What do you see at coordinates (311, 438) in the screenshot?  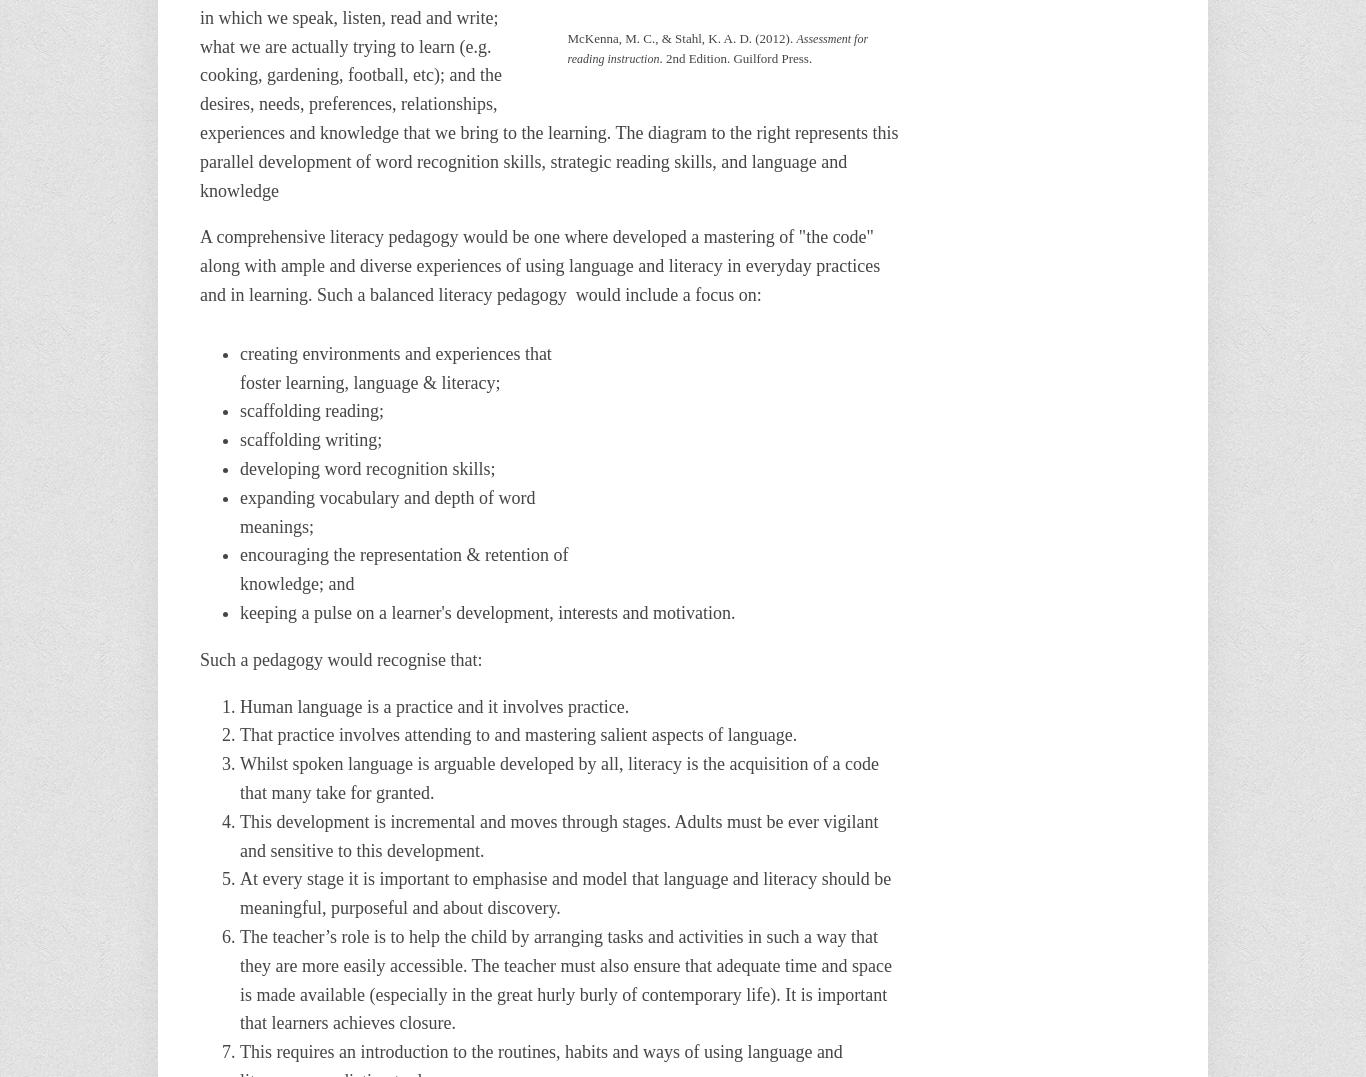 I see `'scaffolding writing;'` at bounding box center [311, 438].